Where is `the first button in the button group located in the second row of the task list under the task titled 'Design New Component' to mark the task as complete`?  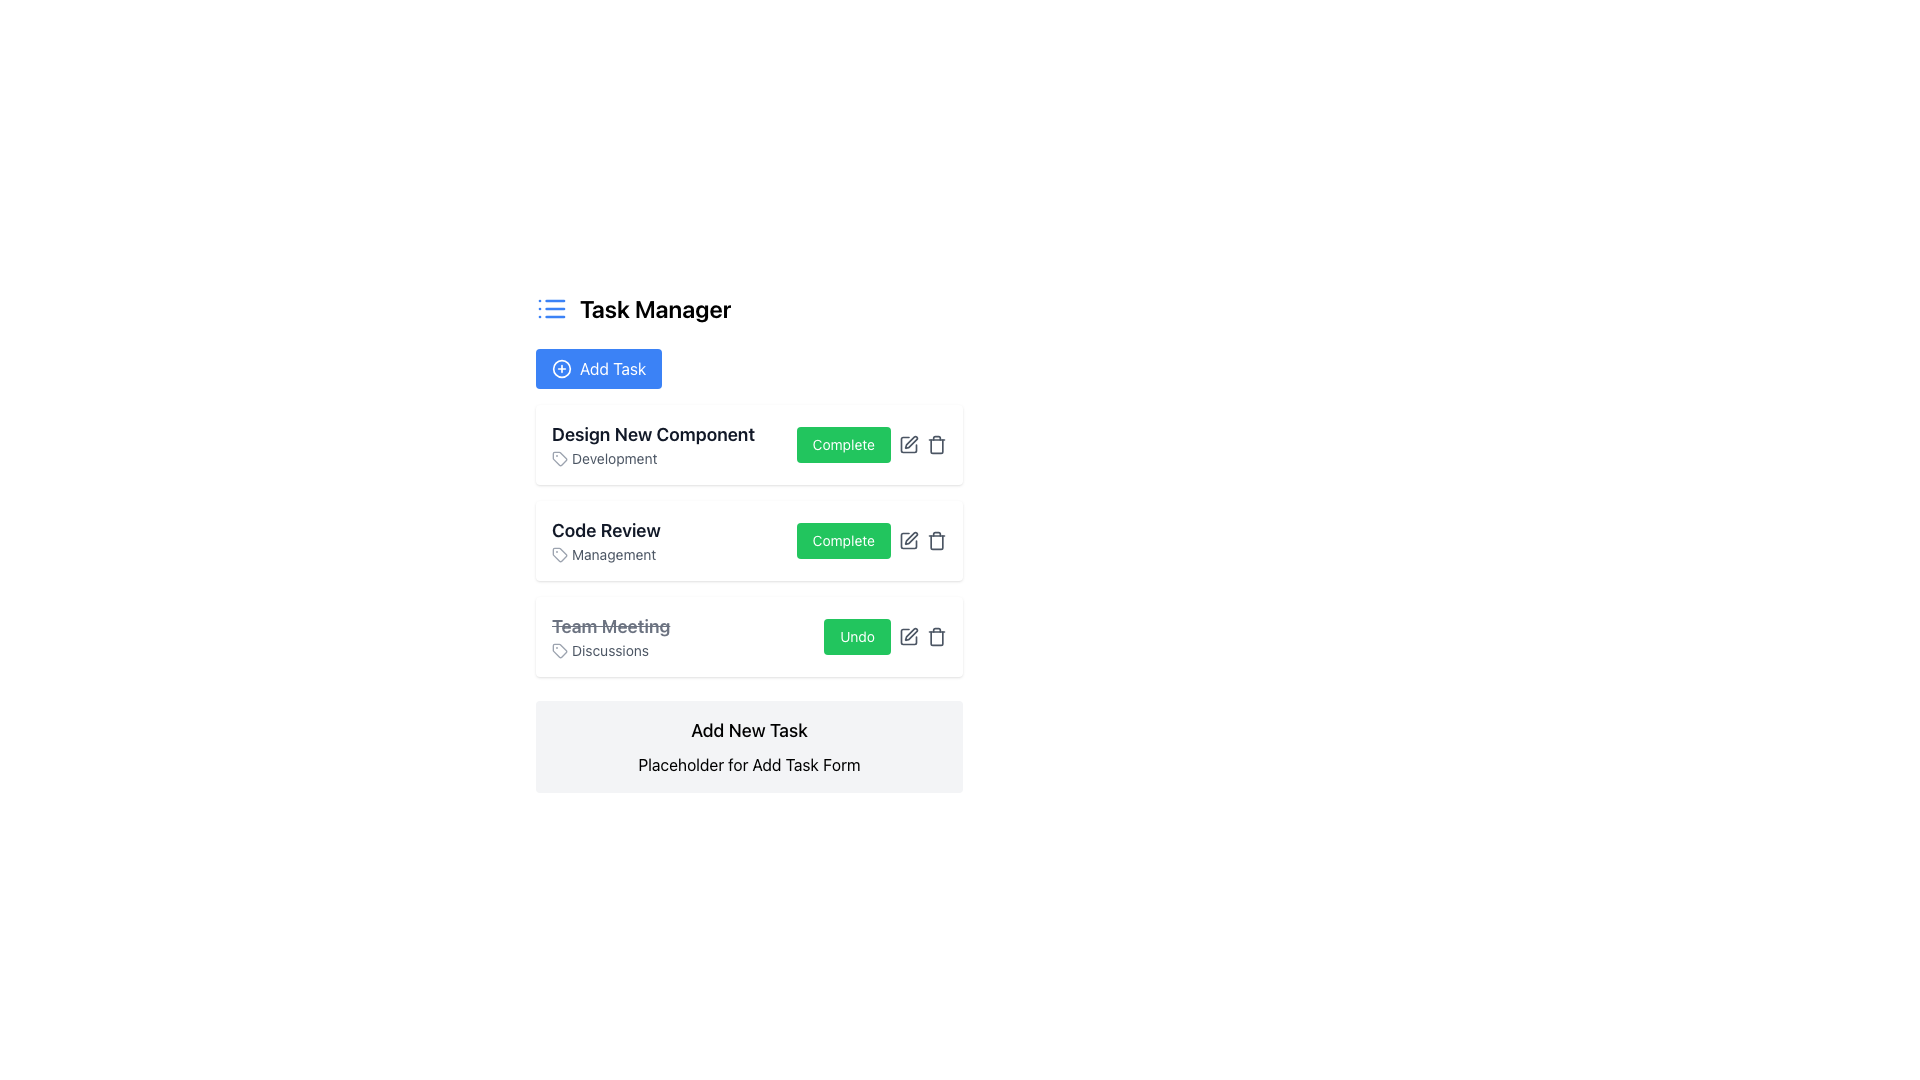 the first button in the button group located in the second row of the task list under the task titled 'Design New Component' to mark the task as complete is located at coordinates (843, 443).